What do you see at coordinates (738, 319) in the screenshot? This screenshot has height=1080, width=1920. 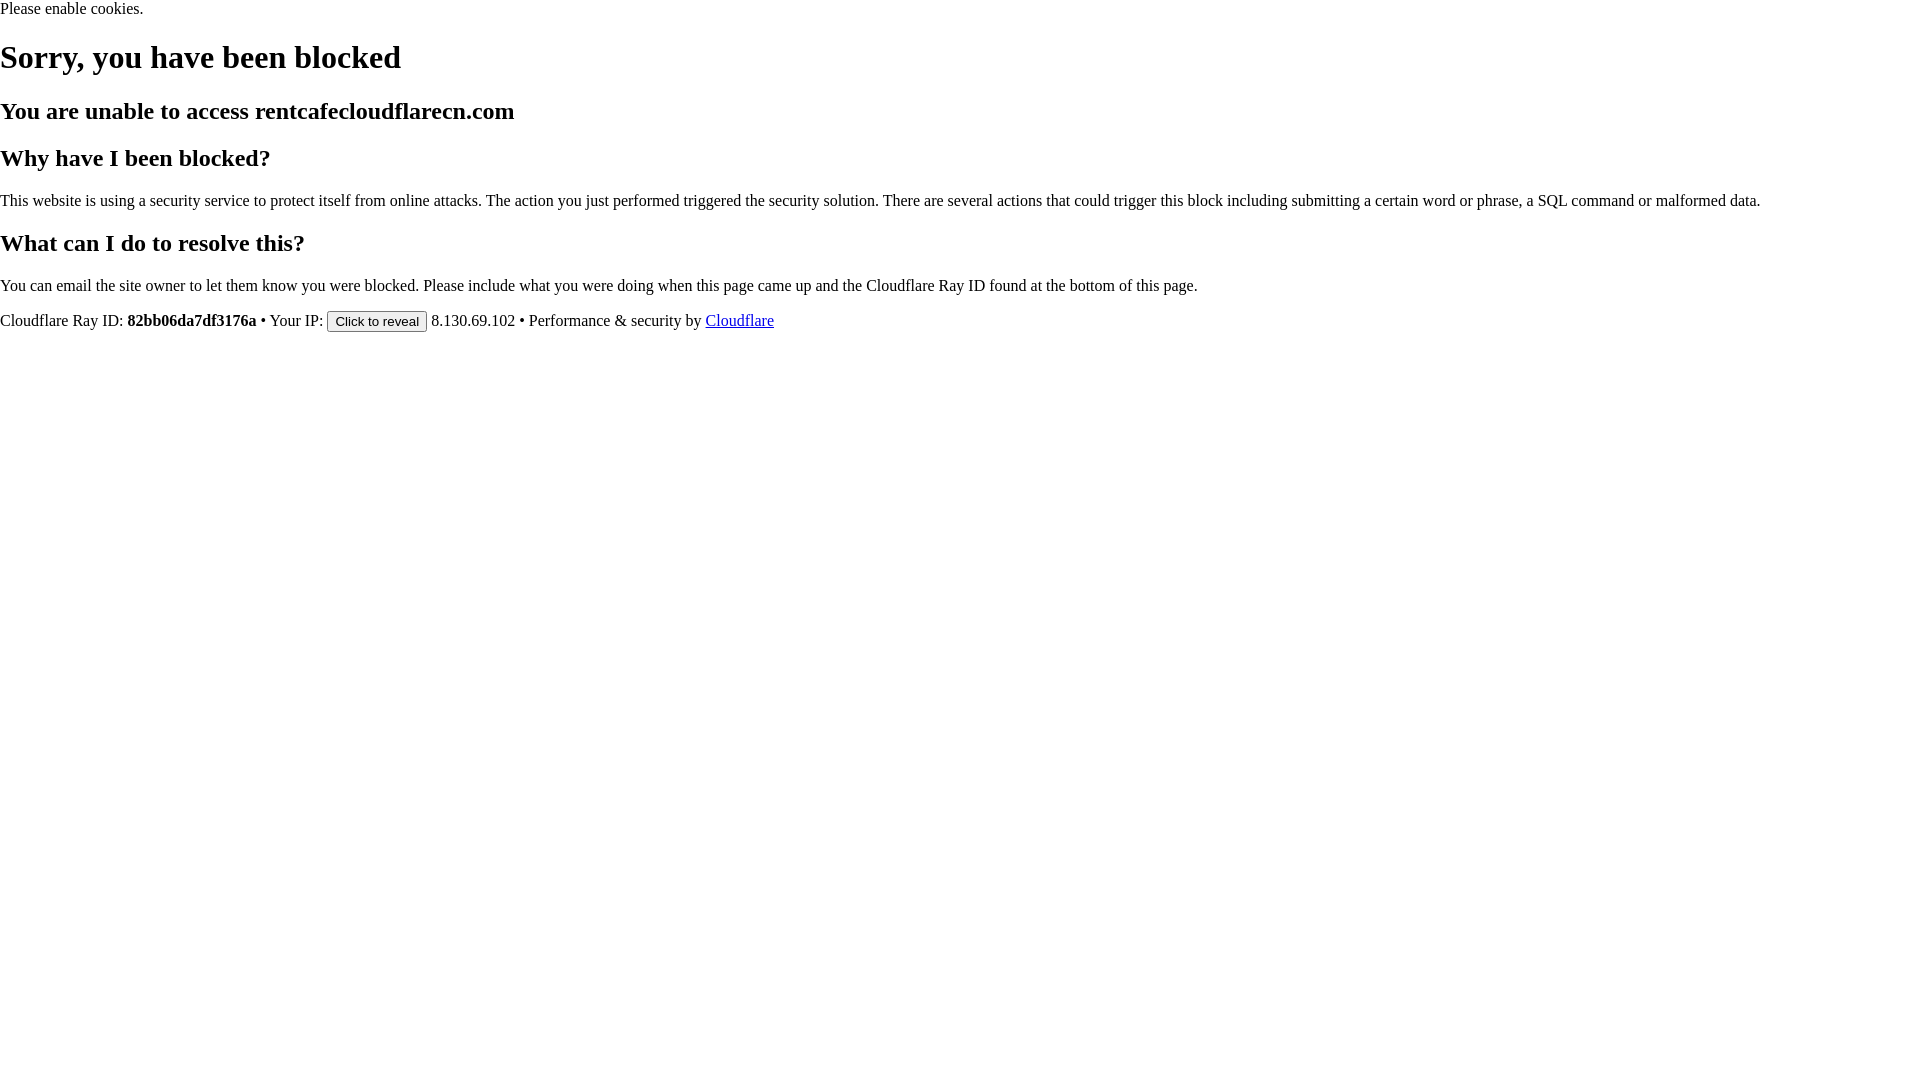 I see `'Cloudflare'` at bounding box center [738, 319].